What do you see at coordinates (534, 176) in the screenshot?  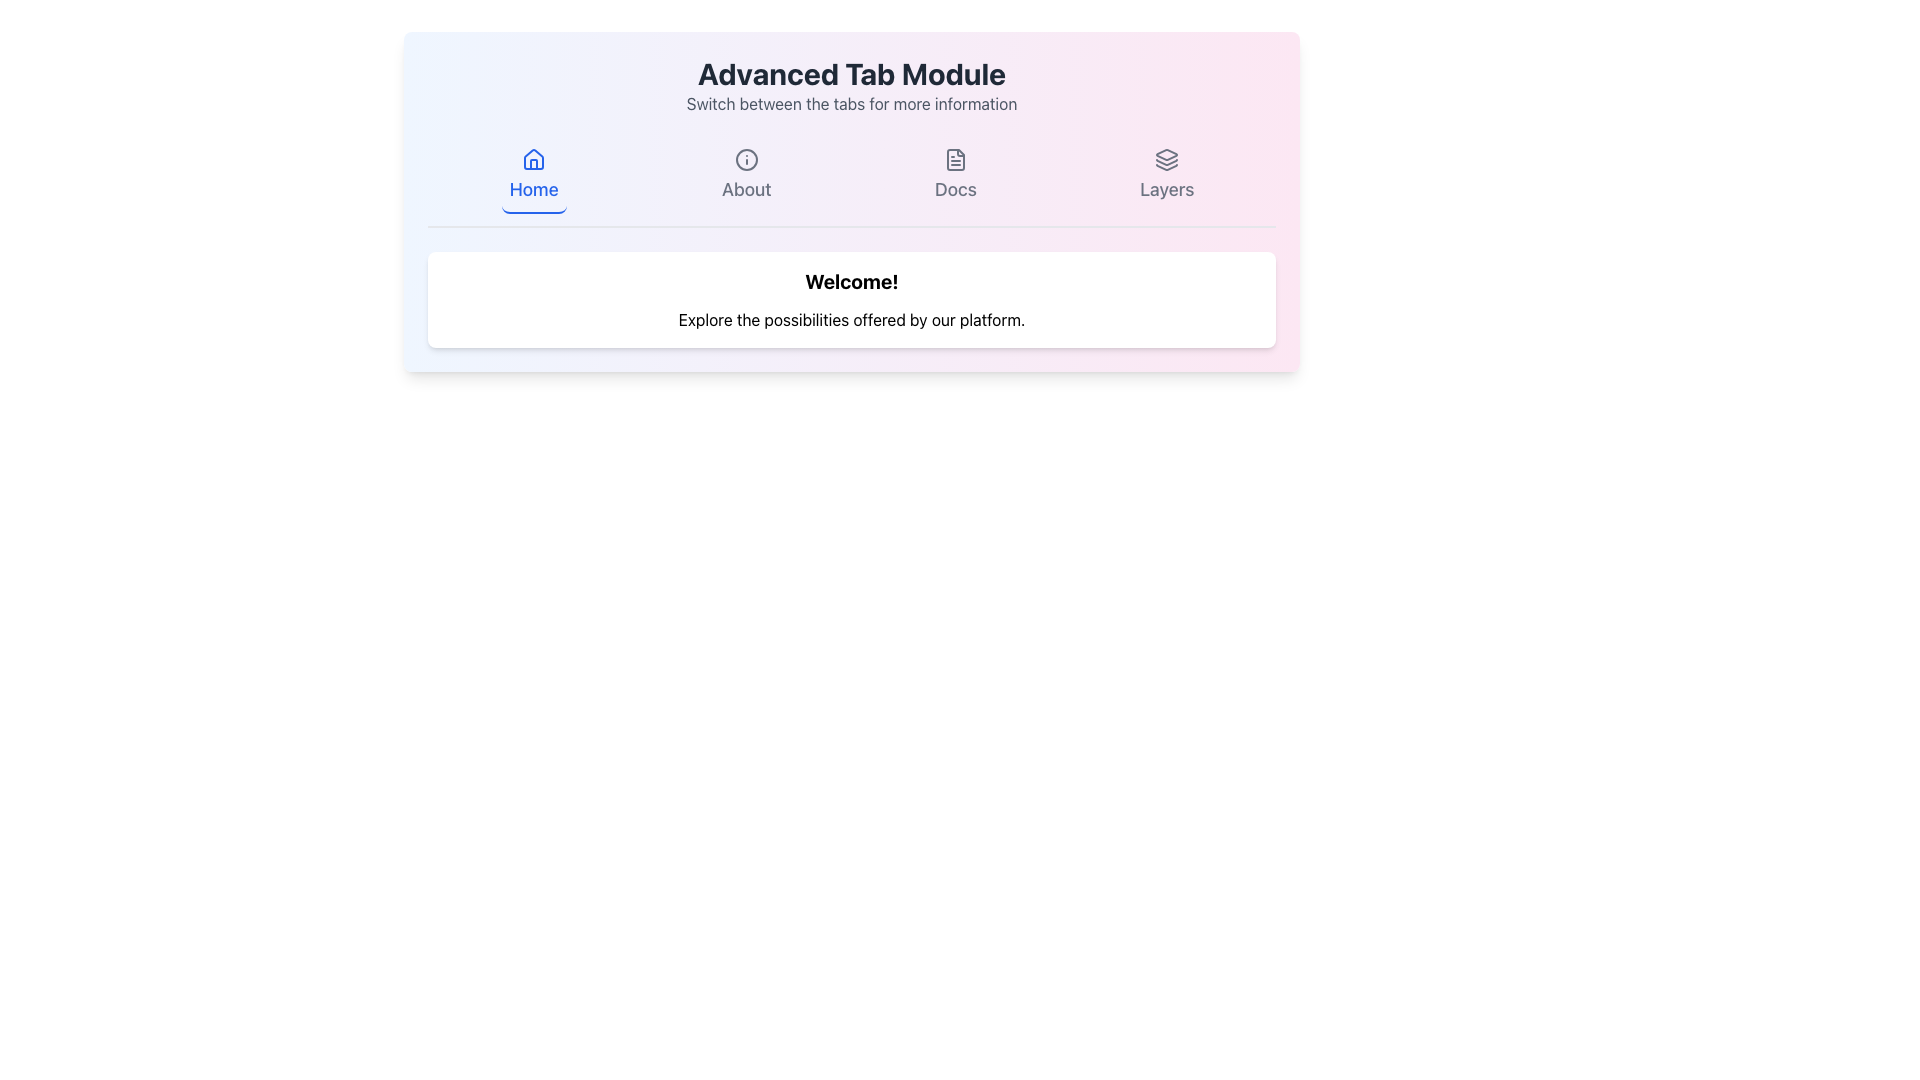 I see `the 'Home' button, which is a rectangular button with a house icon and blue text, located in the navigation bar under the main header` at bounding box center [534, 176].